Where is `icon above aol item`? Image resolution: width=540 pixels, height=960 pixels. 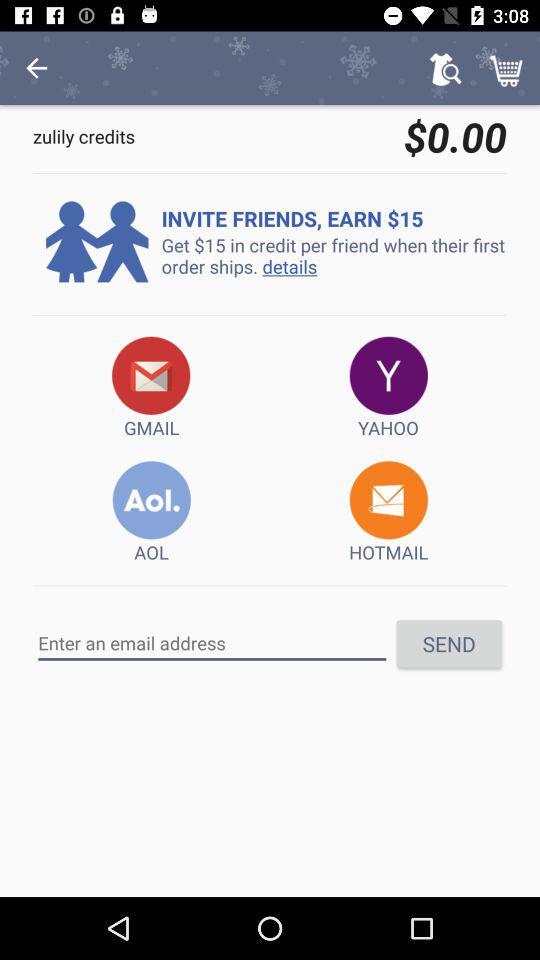
icon above aol item is located at coordinates (150, 387).